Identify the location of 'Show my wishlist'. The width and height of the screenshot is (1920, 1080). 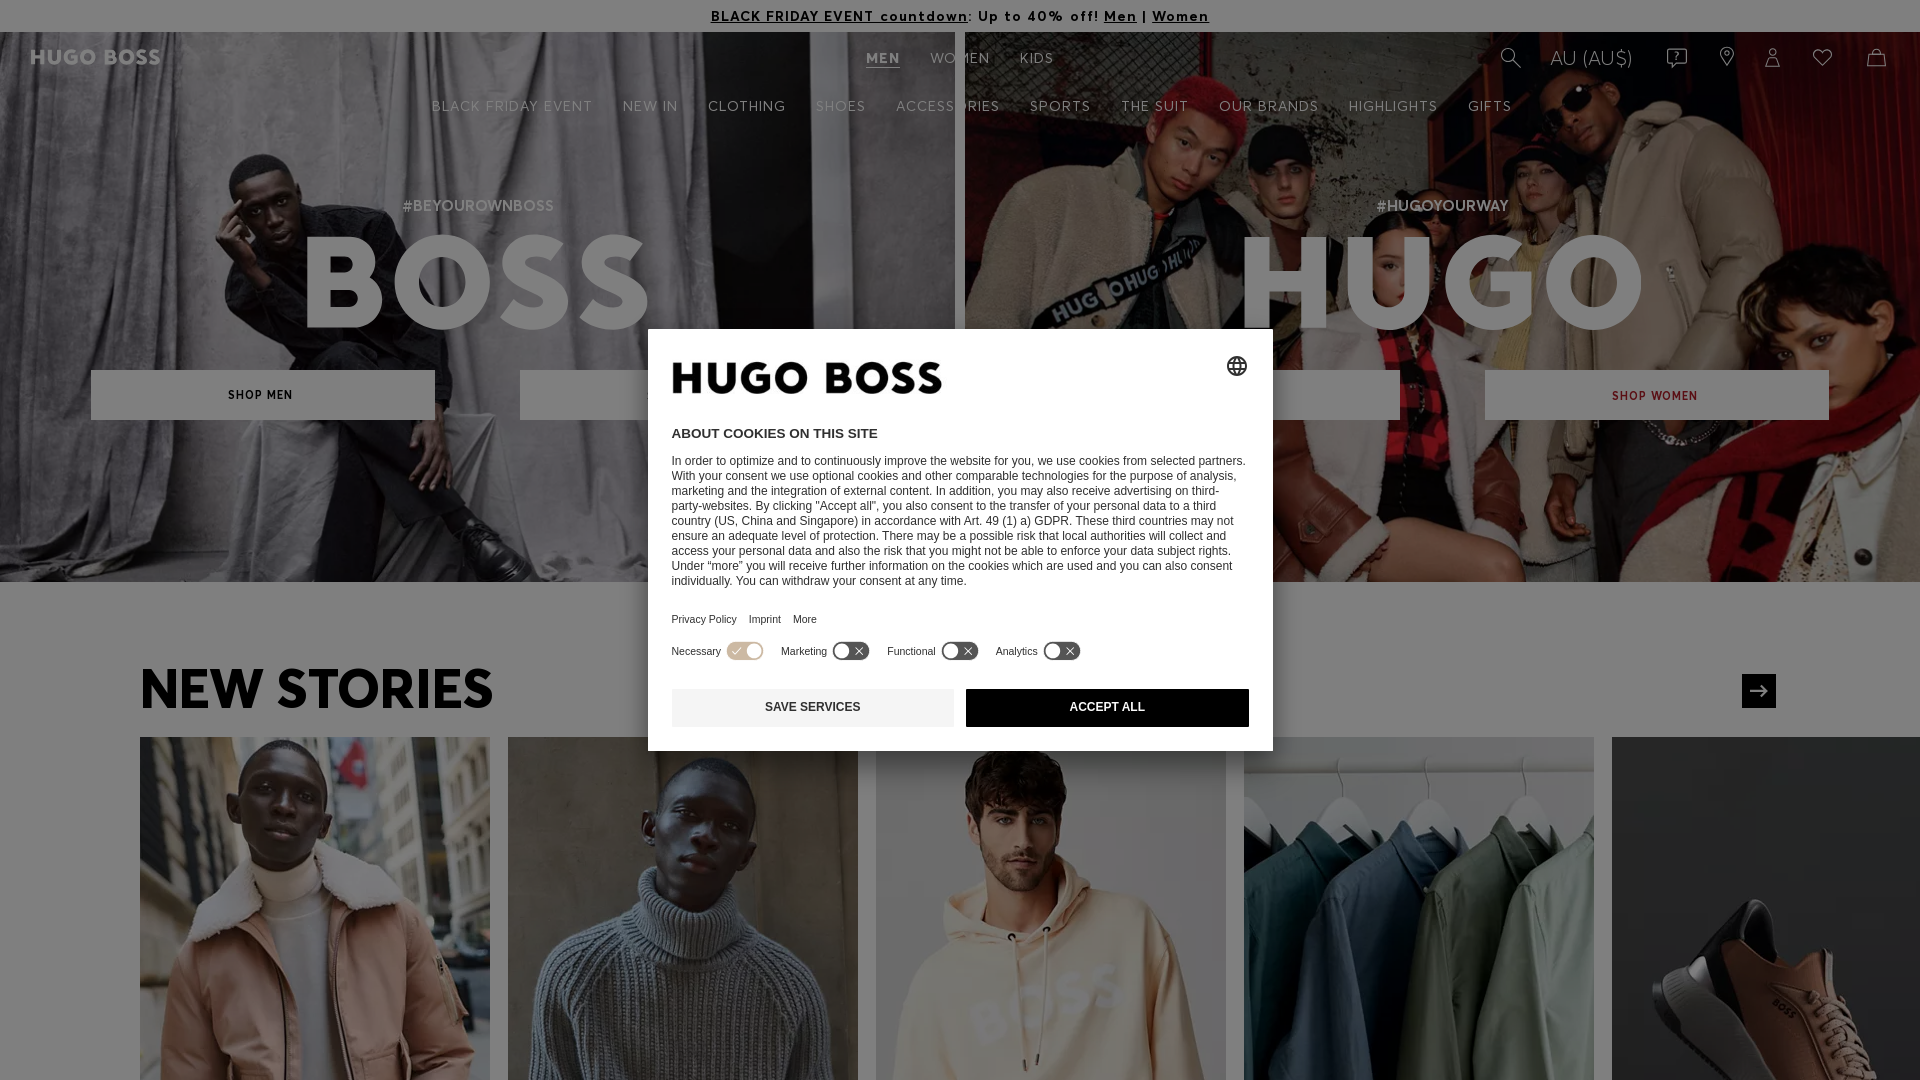
(1819, 57).